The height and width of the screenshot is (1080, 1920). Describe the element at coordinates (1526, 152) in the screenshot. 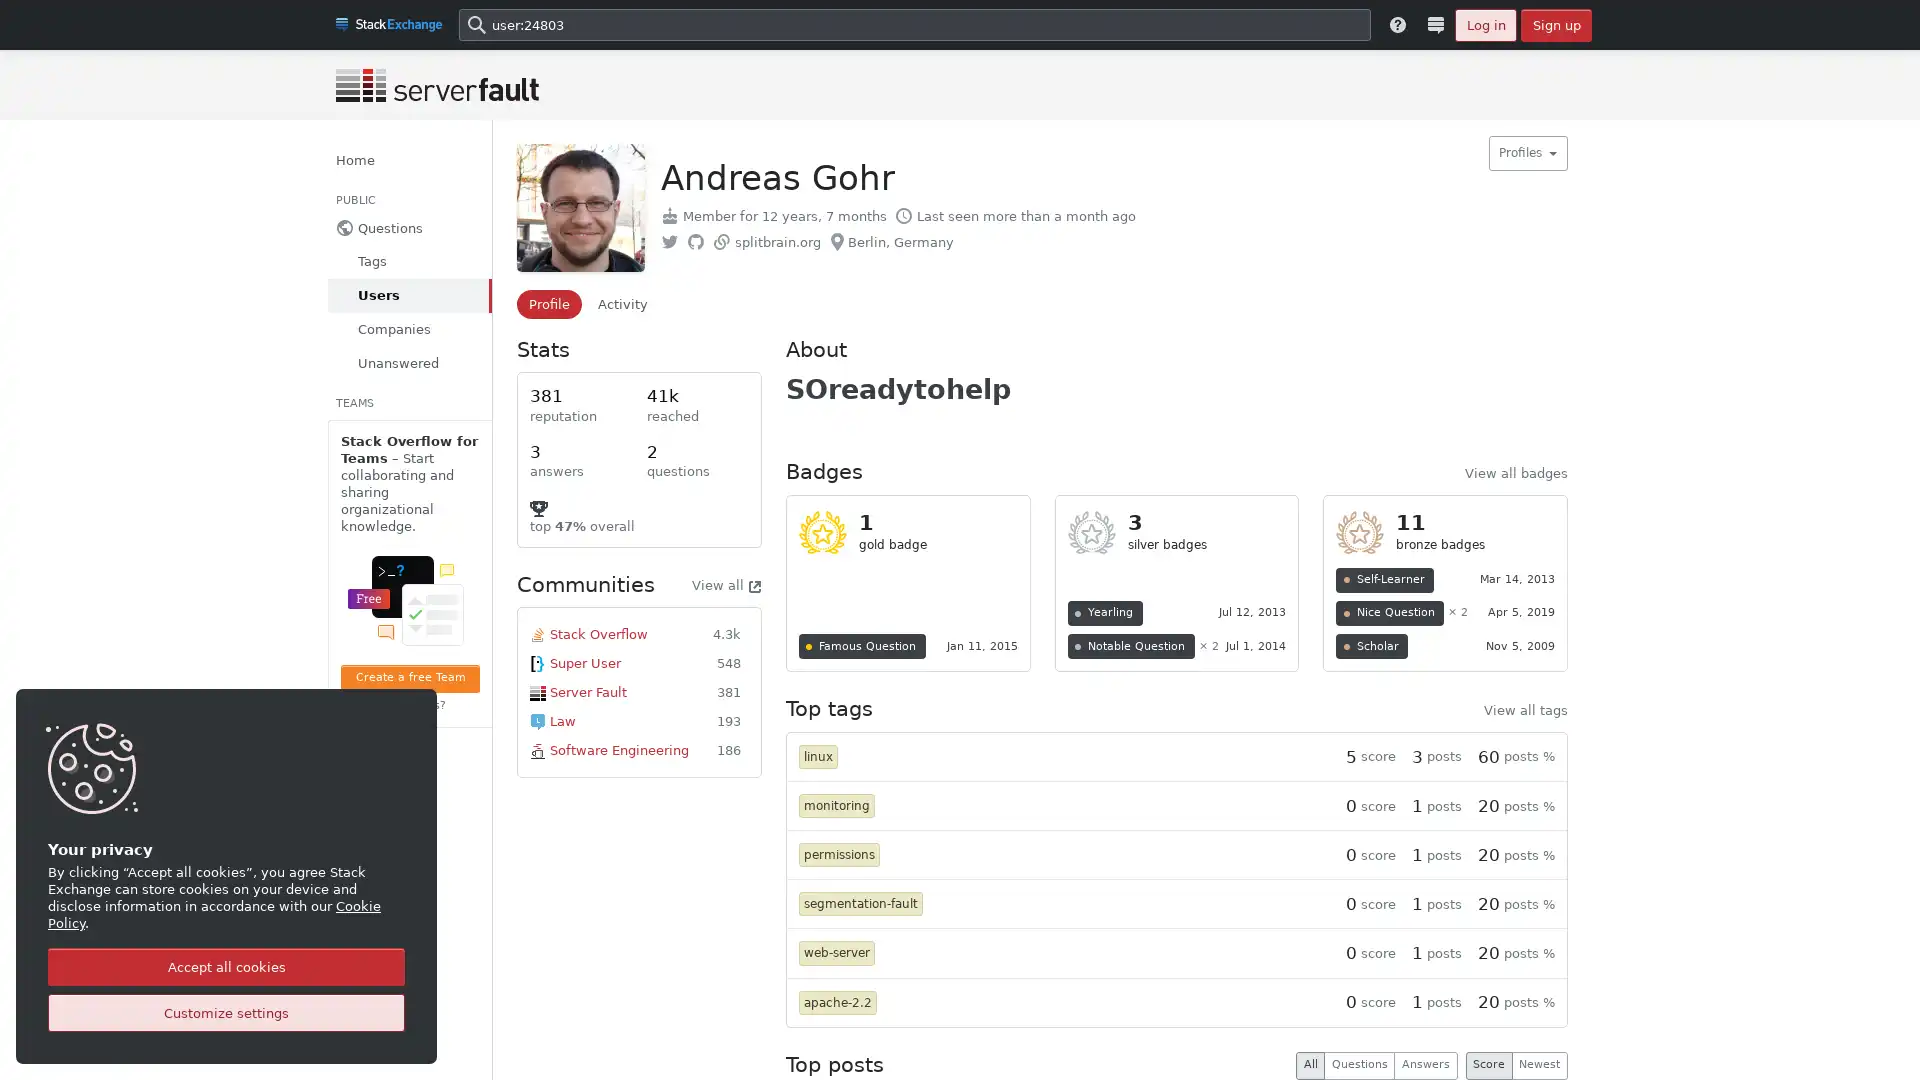

I see `Profiles` at that location.